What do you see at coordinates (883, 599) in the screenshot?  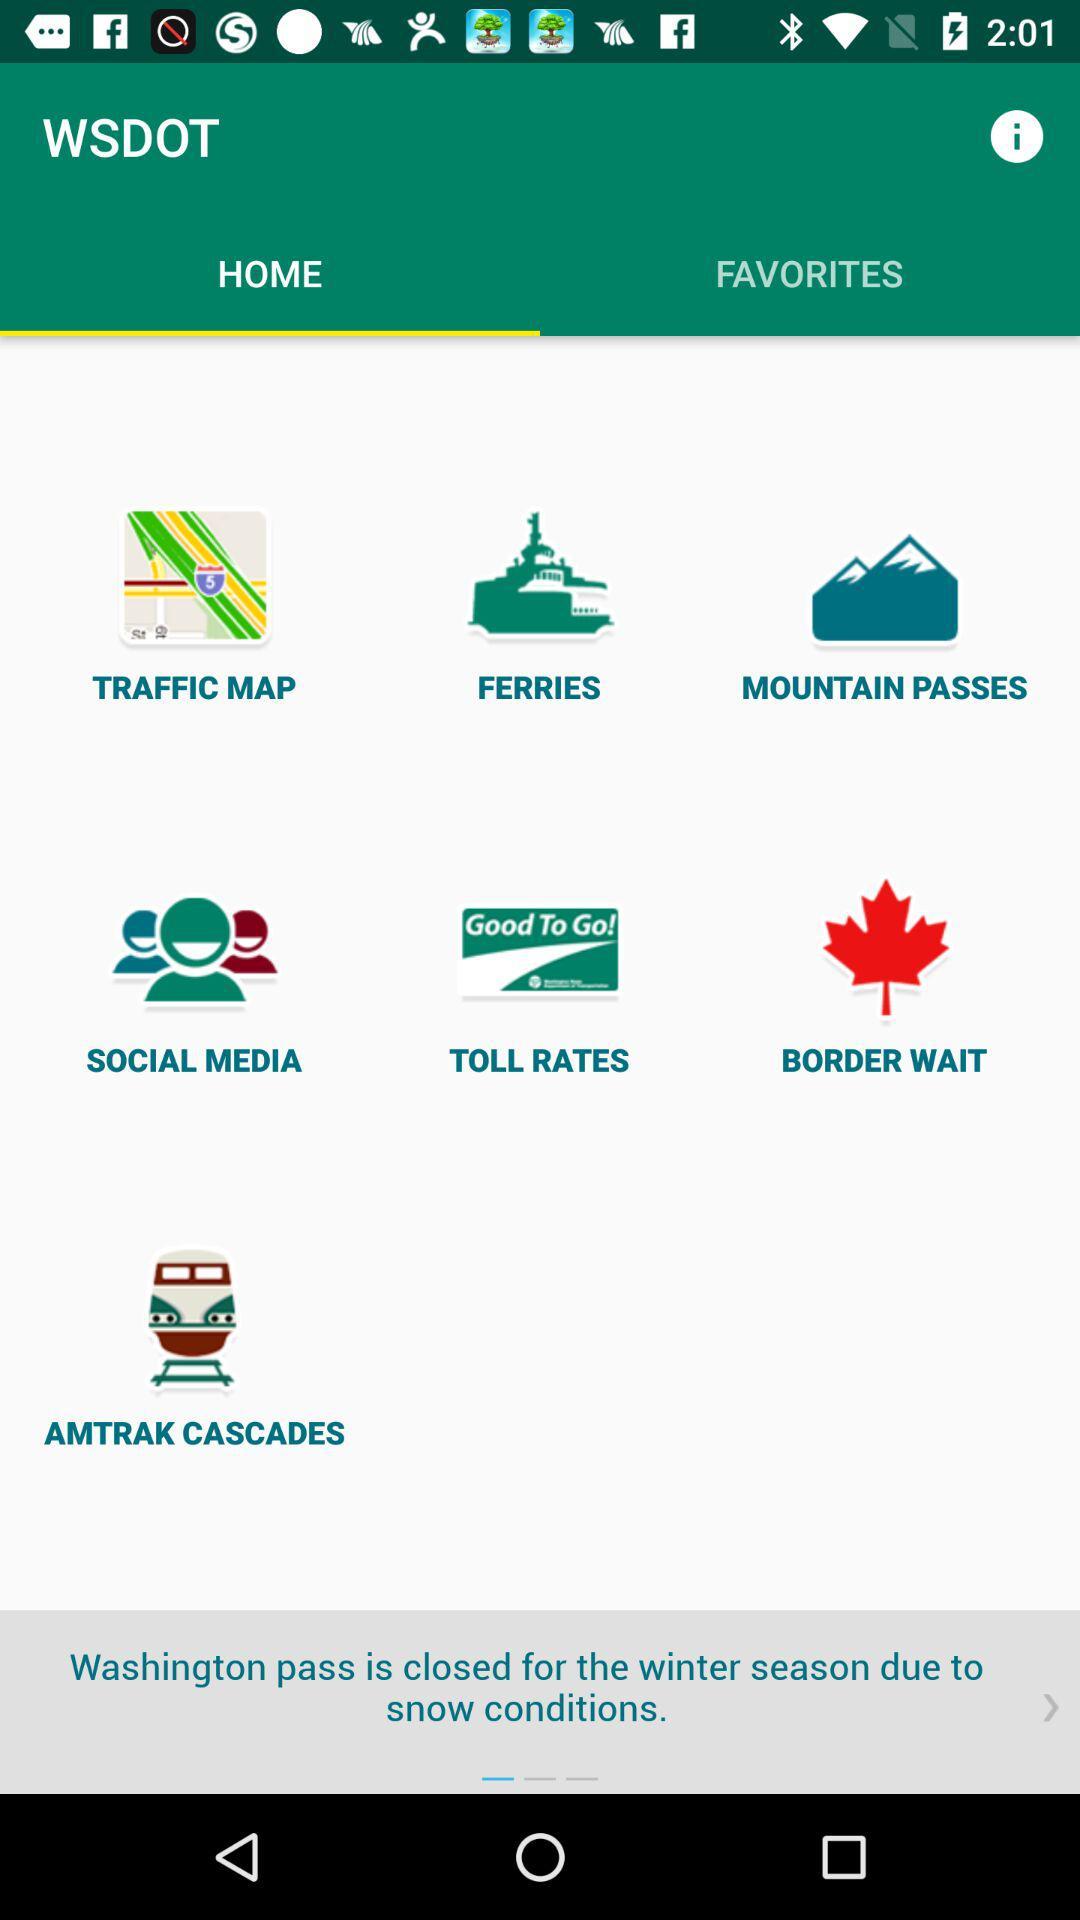 I see `the mountain passes icon` at bounding box center [883, 599].